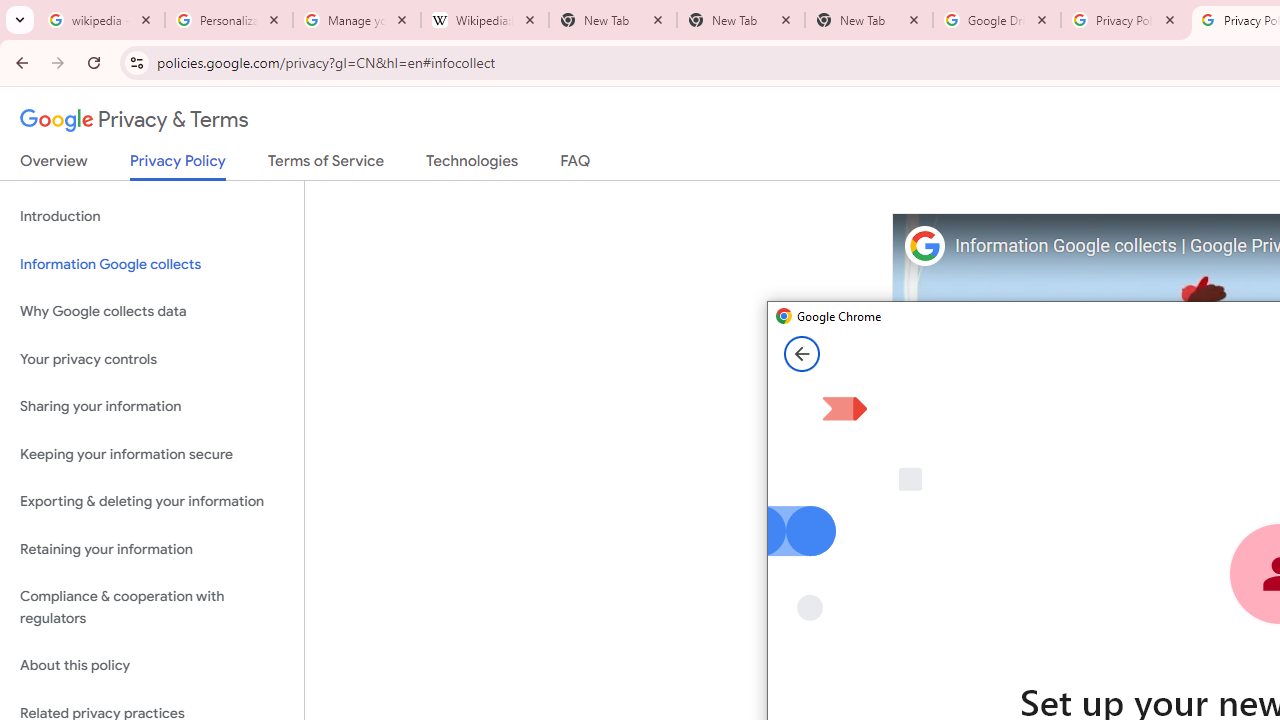 Image resolution: width=1280 pixels, height=720 pixels. What do you see at coordinates (151, 358) in the screenshot?
I see `'Your privacy controls'` at bounding box center [151, 358].